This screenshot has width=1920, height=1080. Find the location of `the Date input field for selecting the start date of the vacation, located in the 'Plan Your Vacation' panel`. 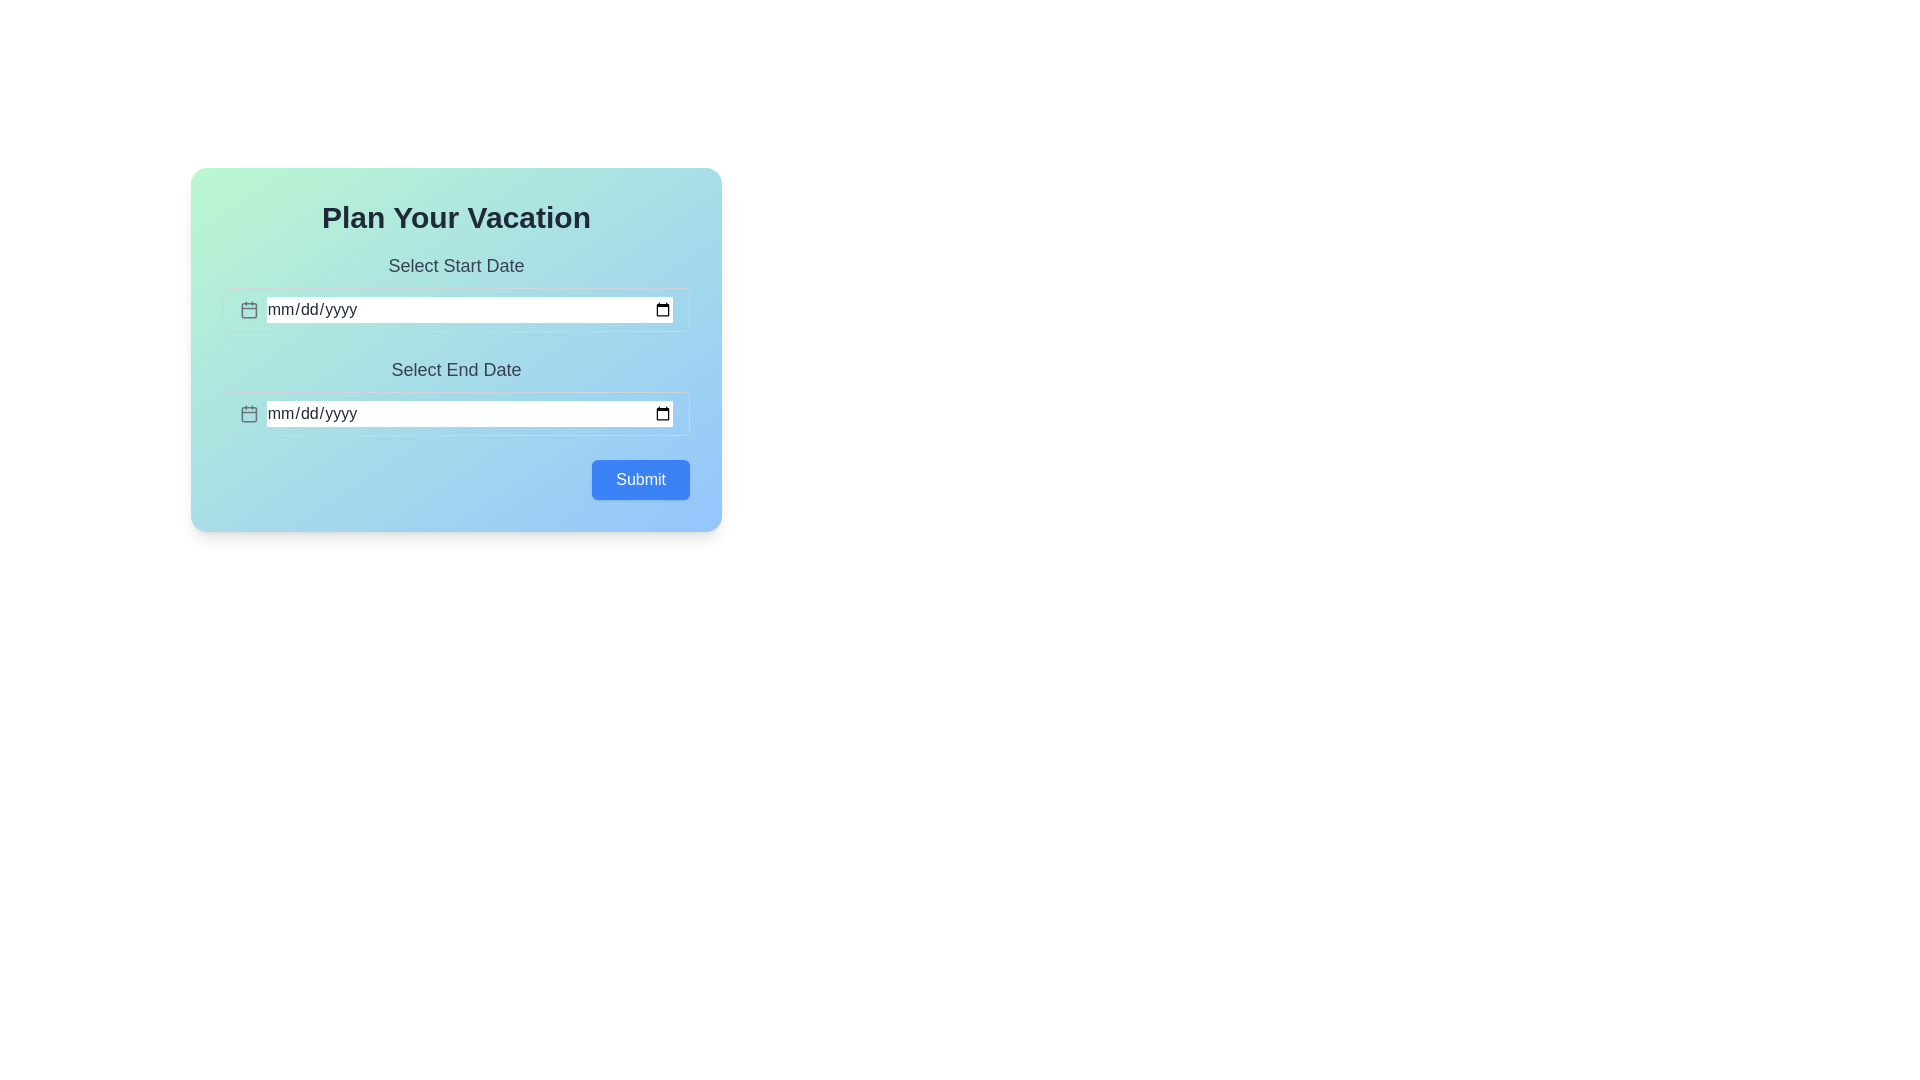

the Date input field for selecting the start date of the vacation, located in the 'Plan Your Vacation' panel is located at coordinates (455, 292).